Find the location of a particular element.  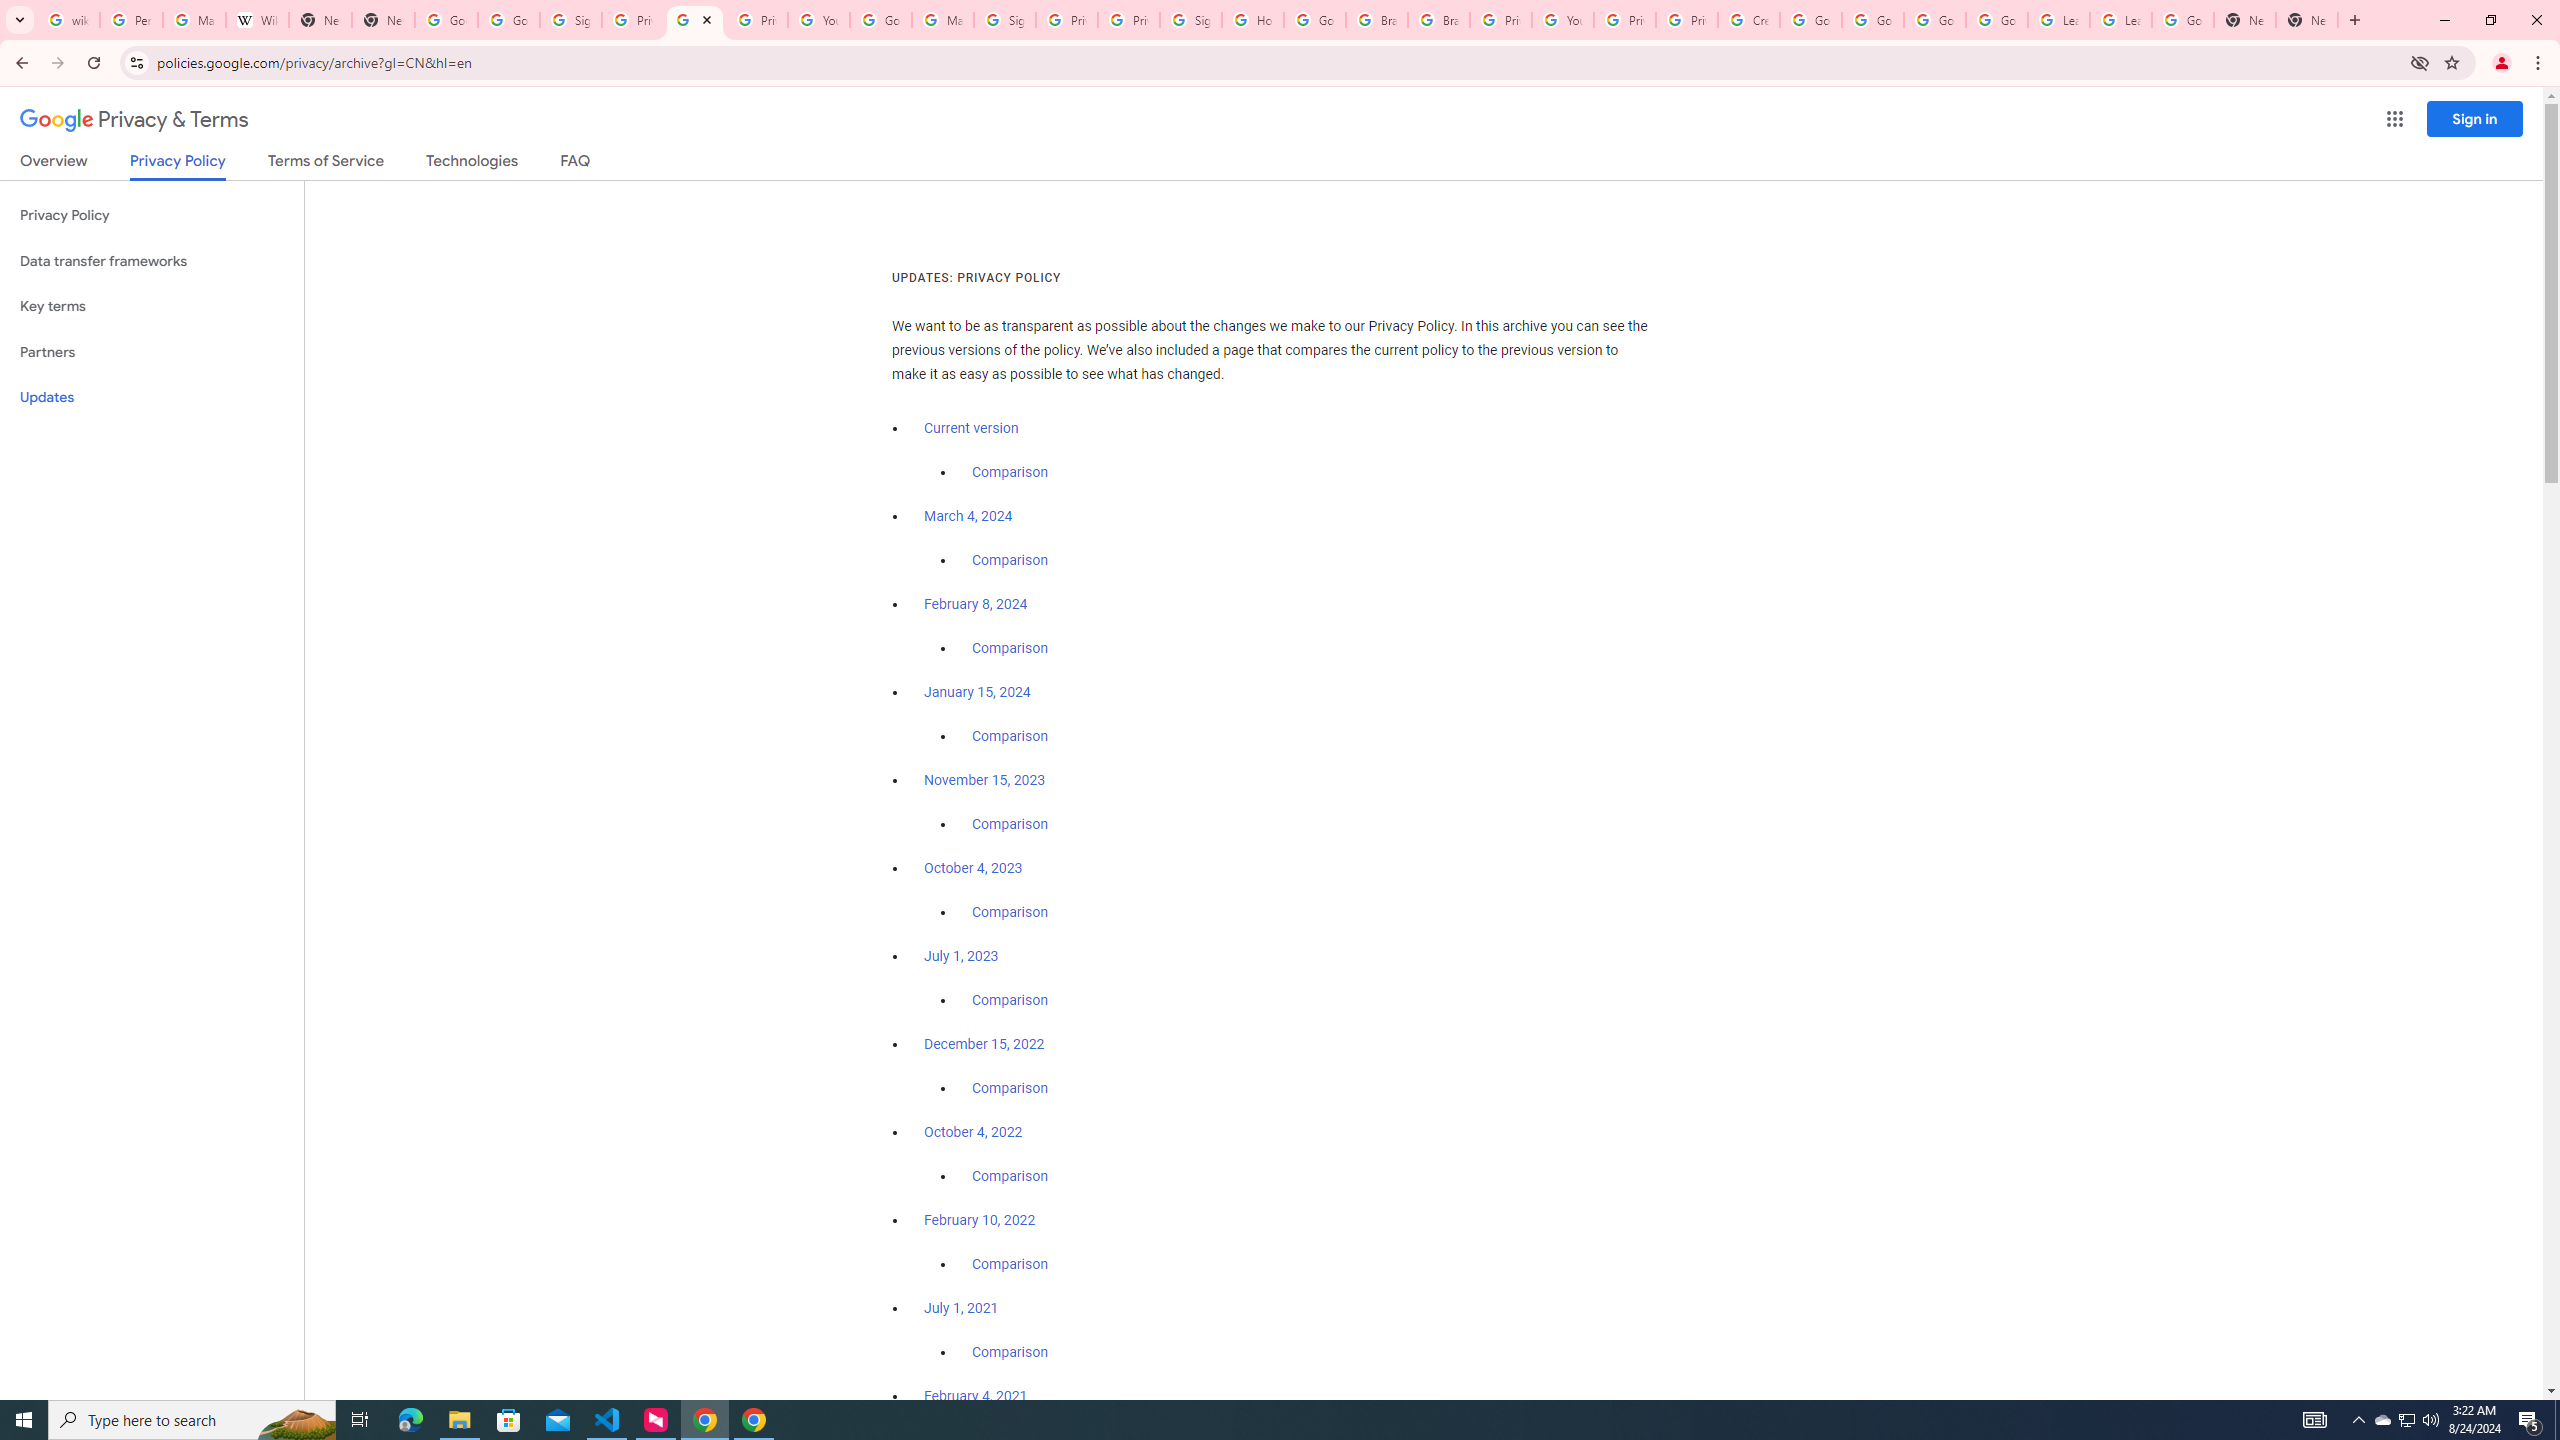

'July 1, 2023' is located at coordinates (961, 955).